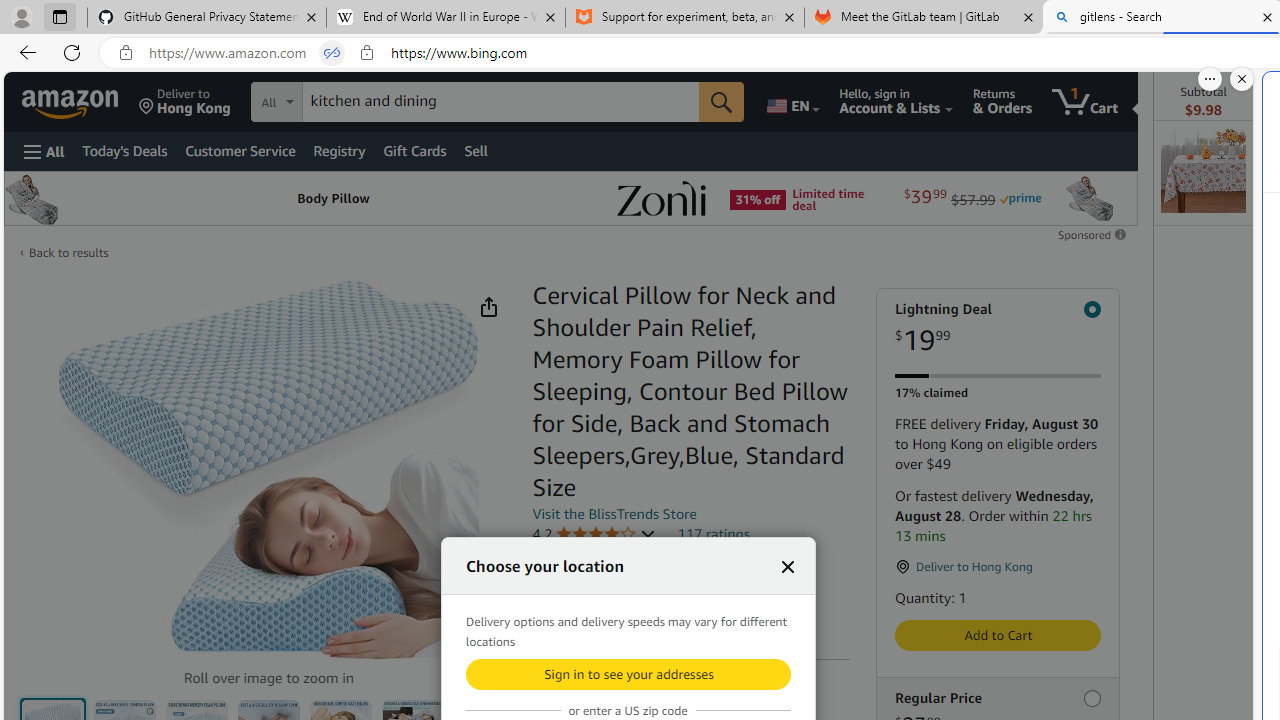  What do you see at coordinates (44, 150) in the screenshot?
I see `'Open Menu'` at bounding box center [44, 150].